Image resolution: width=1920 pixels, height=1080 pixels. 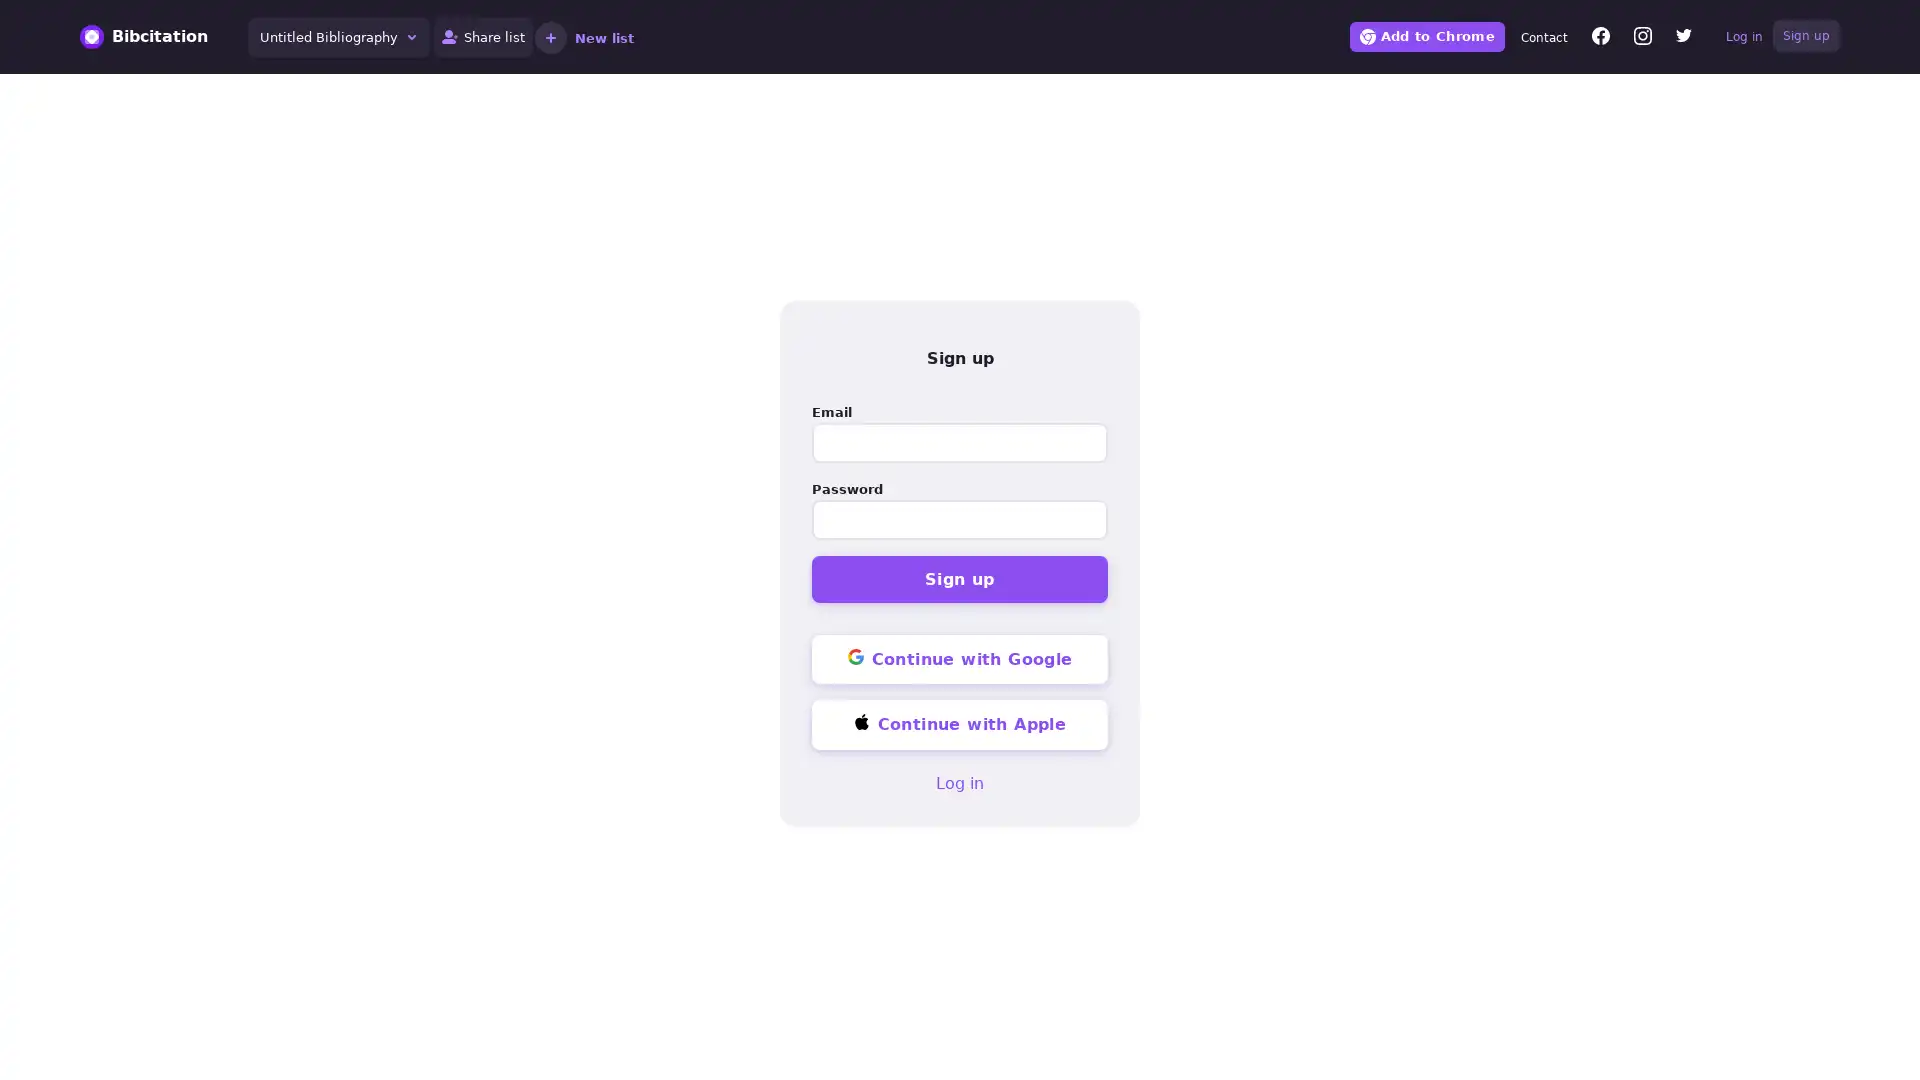 What do you see at coordinates (339, 37) in the screenshot?
I see `Untitled Bibliography` at bounding box center [339, 37].